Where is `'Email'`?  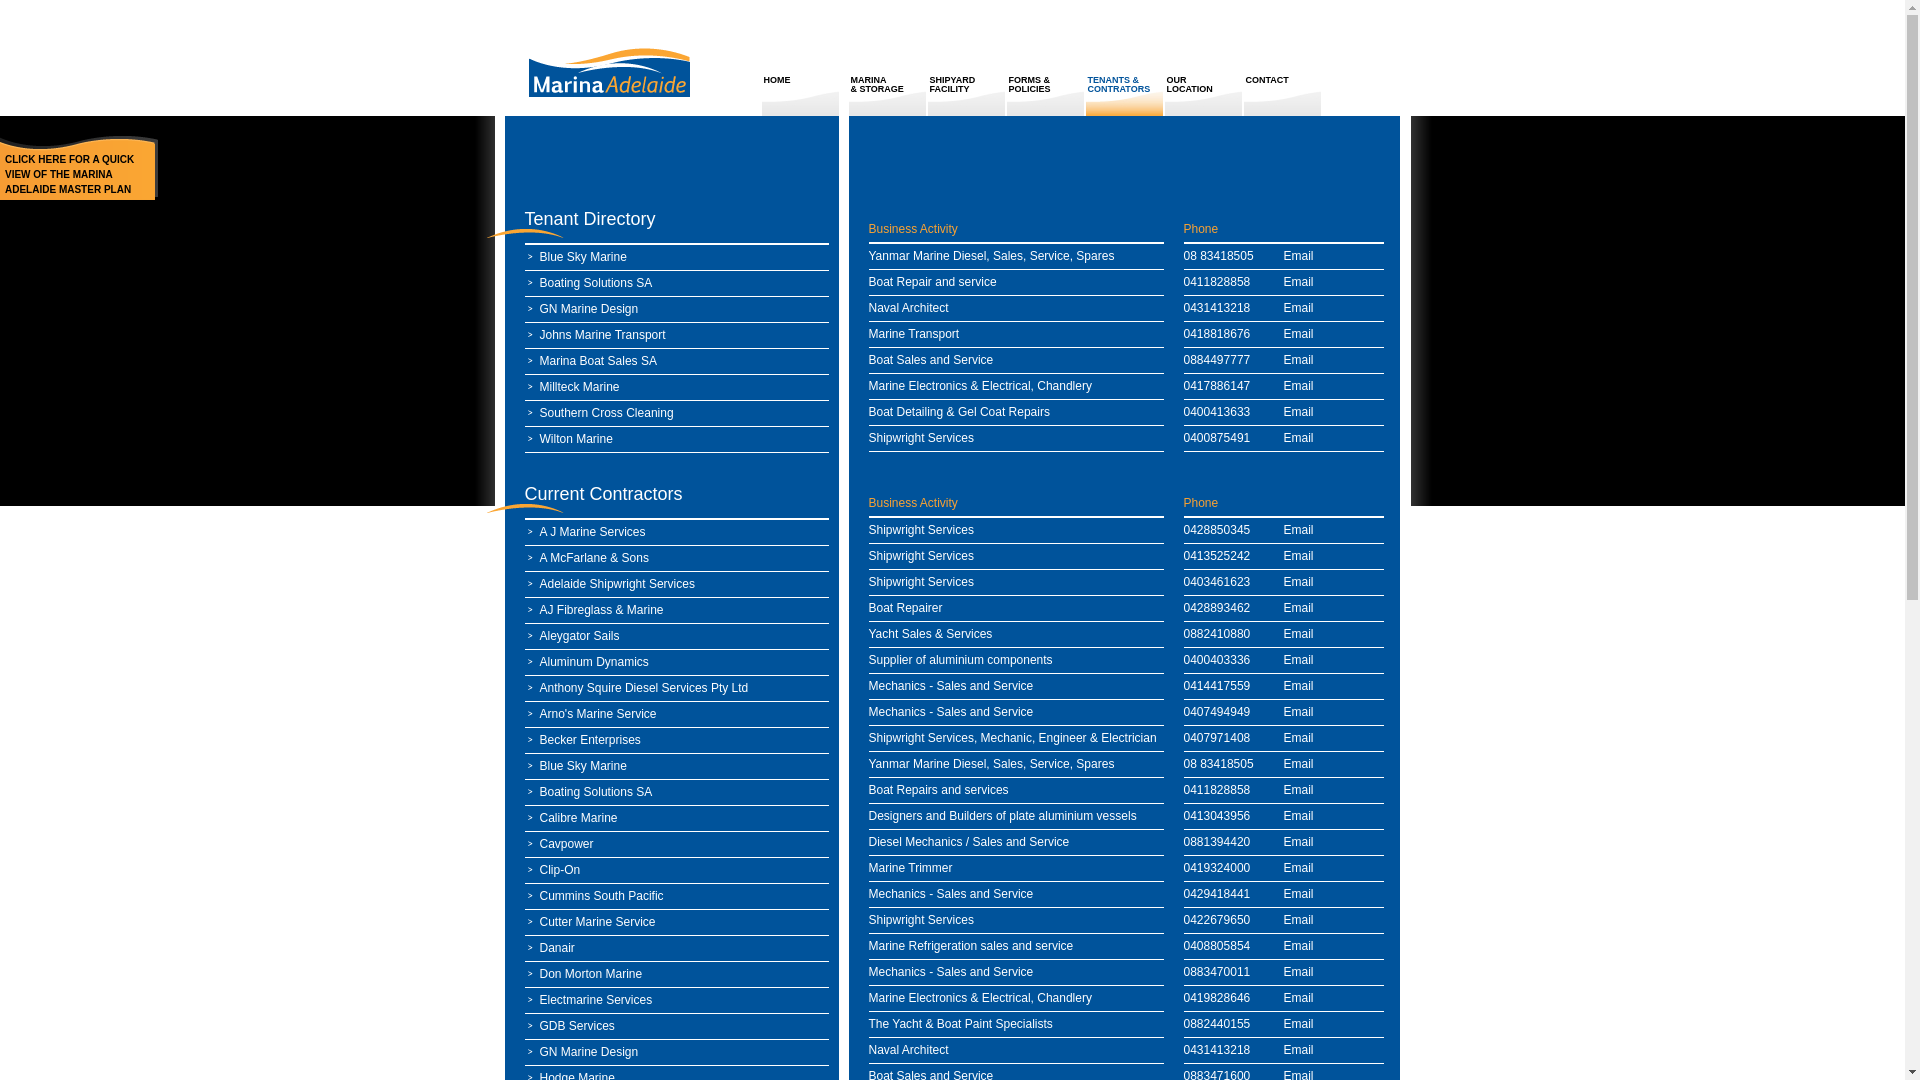
'Email' is located at coordinates (1299, 685).